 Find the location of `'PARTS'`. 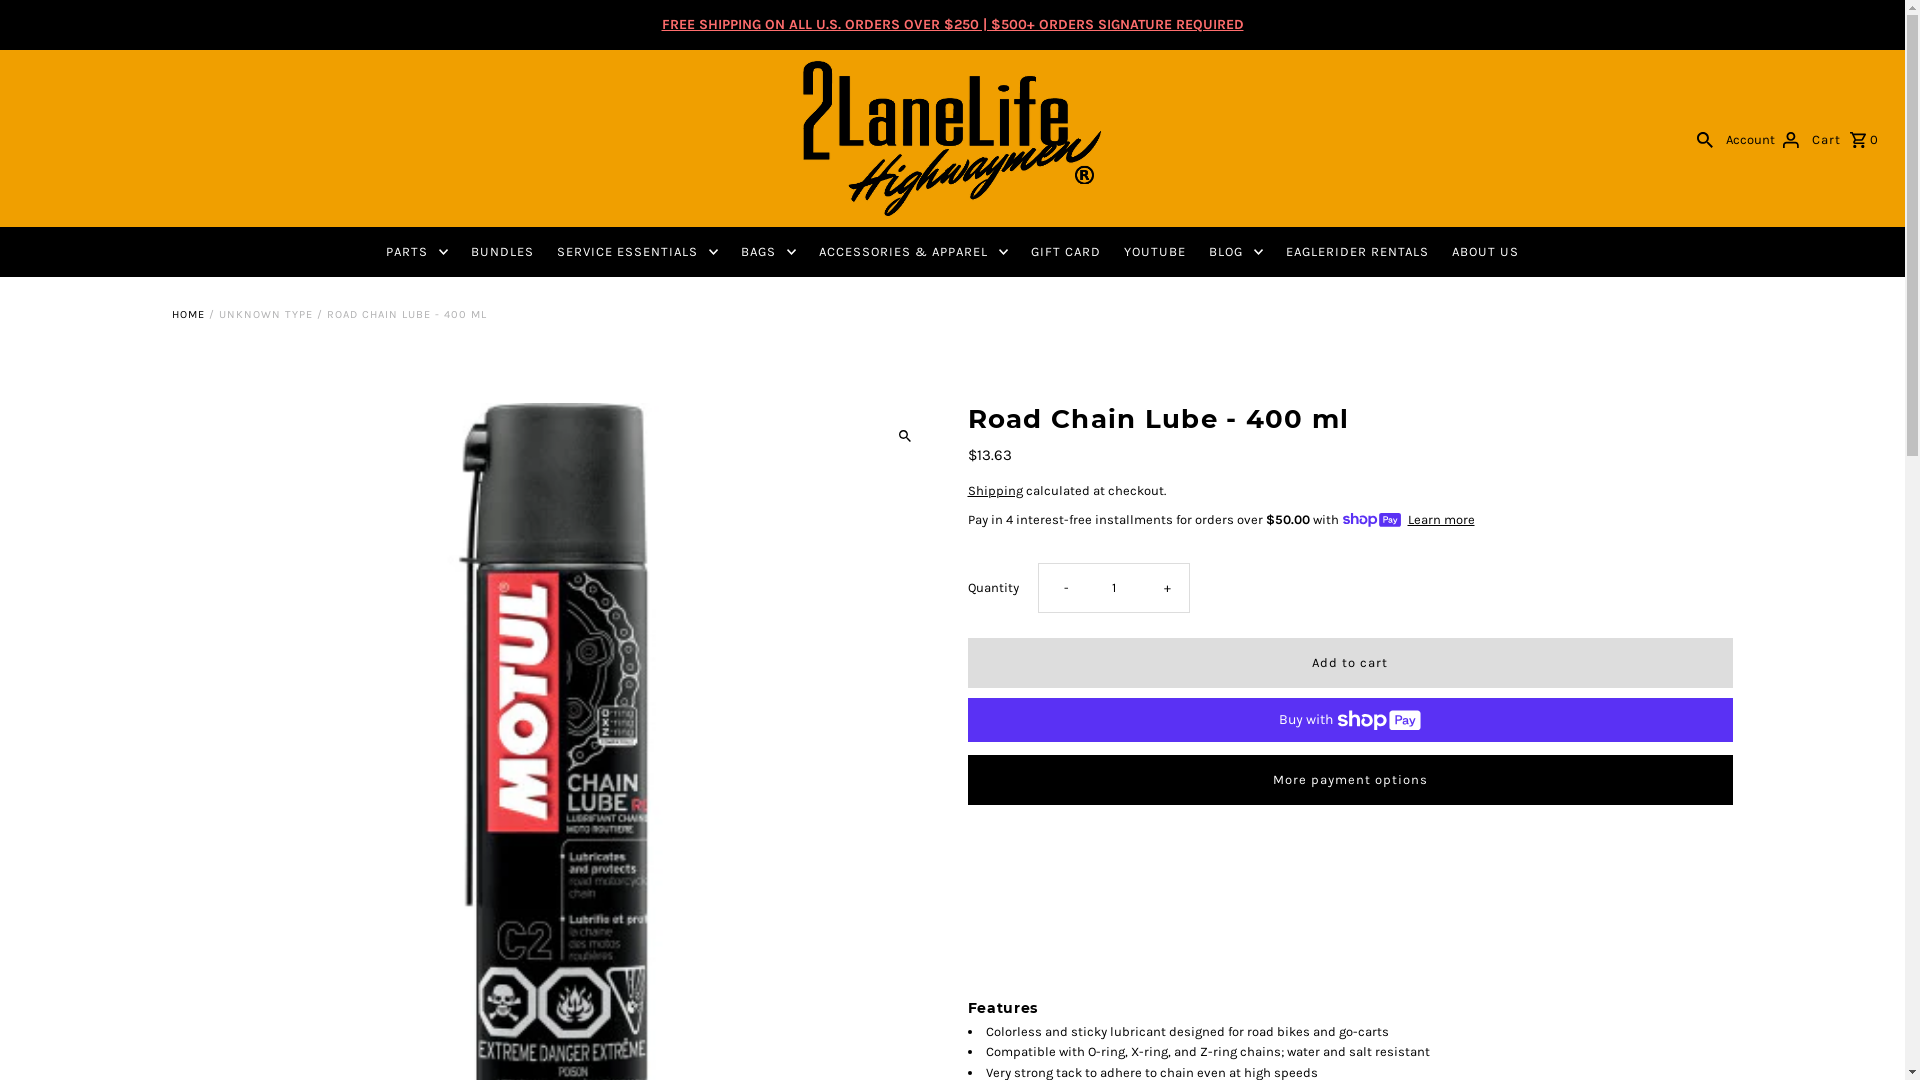

'PARTS' is located at coordinates (375, 250).